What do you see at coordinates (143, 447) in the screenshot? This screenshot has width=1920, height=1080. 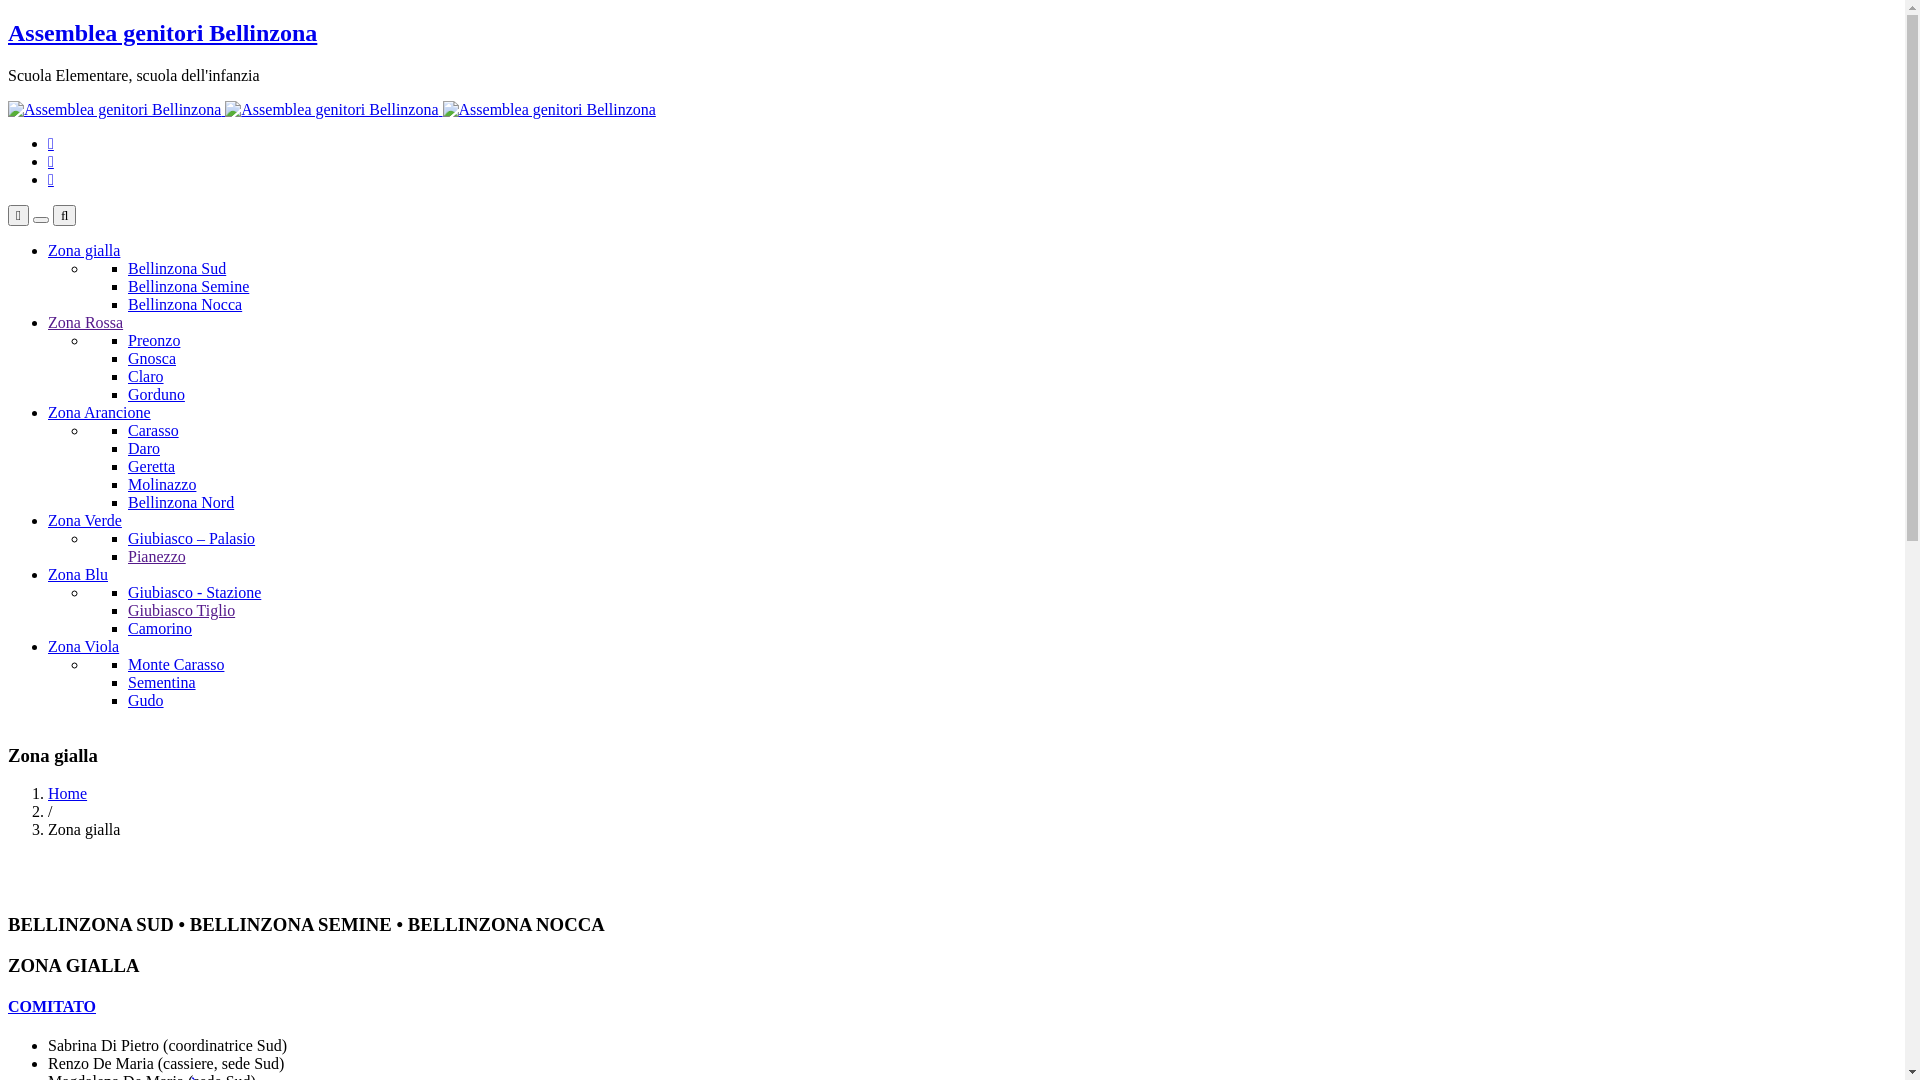 I see `'Daro'` at bounding box center [143, 447].